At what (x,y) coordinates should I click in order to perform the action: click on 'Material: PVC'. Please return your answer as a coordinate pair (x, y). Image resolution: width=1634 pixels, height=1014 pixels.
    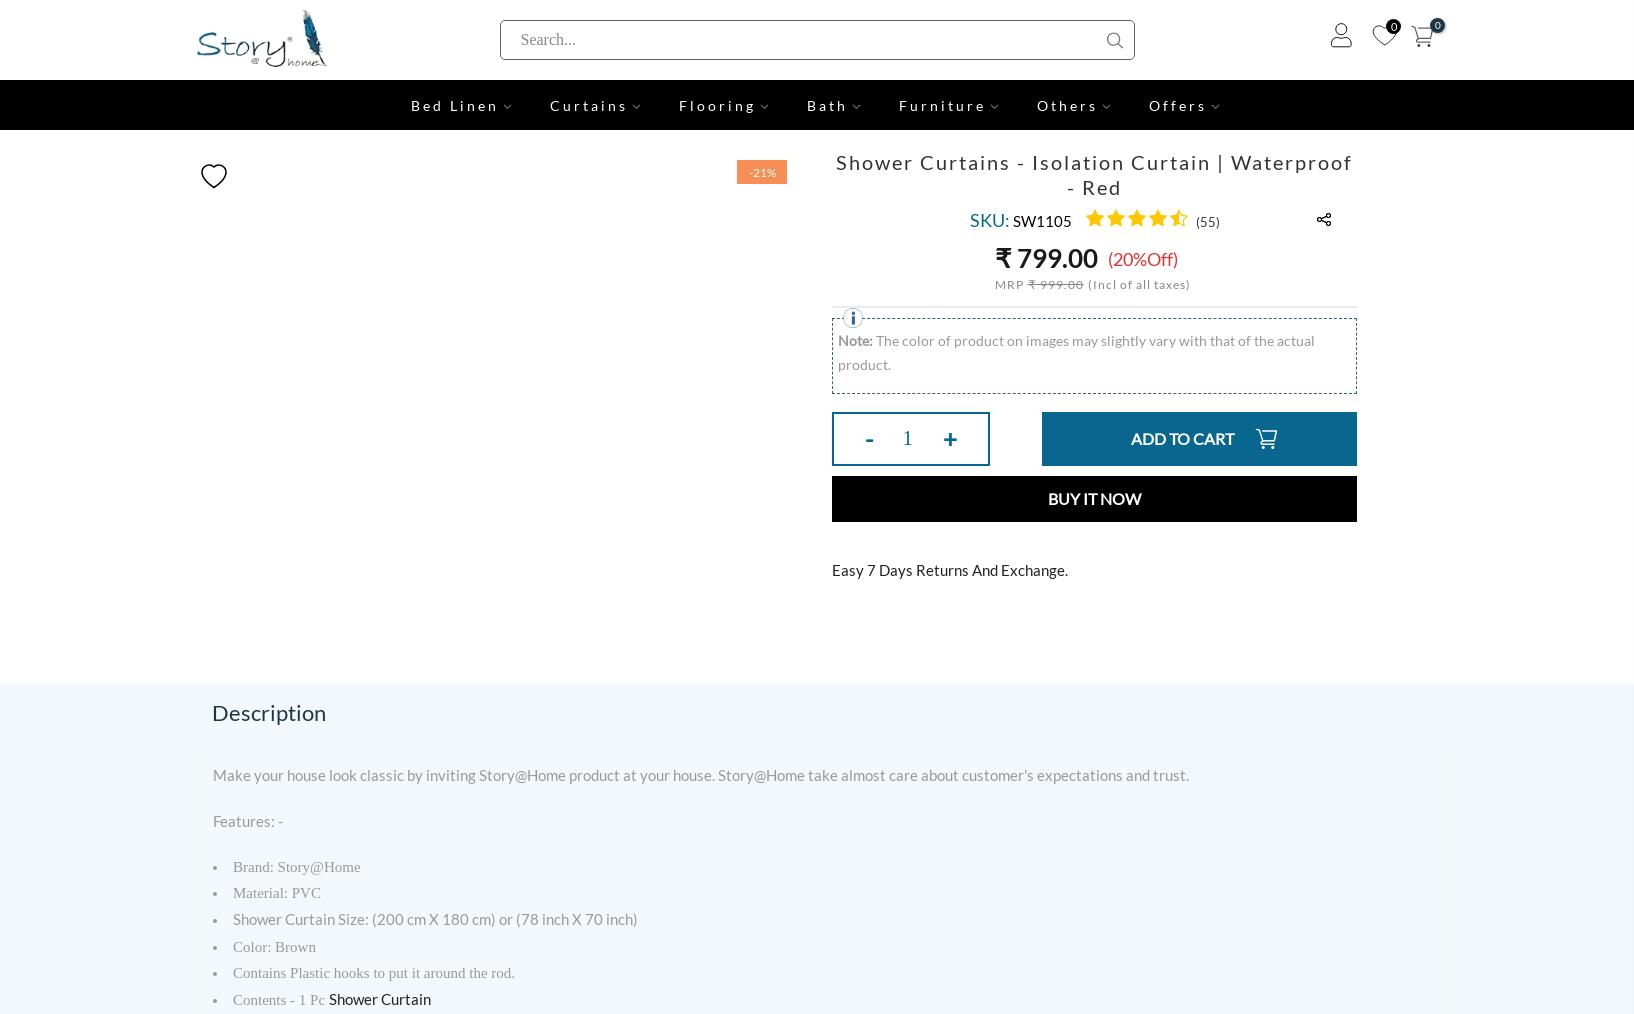
    Looking at the image, I should click on (276, 892).